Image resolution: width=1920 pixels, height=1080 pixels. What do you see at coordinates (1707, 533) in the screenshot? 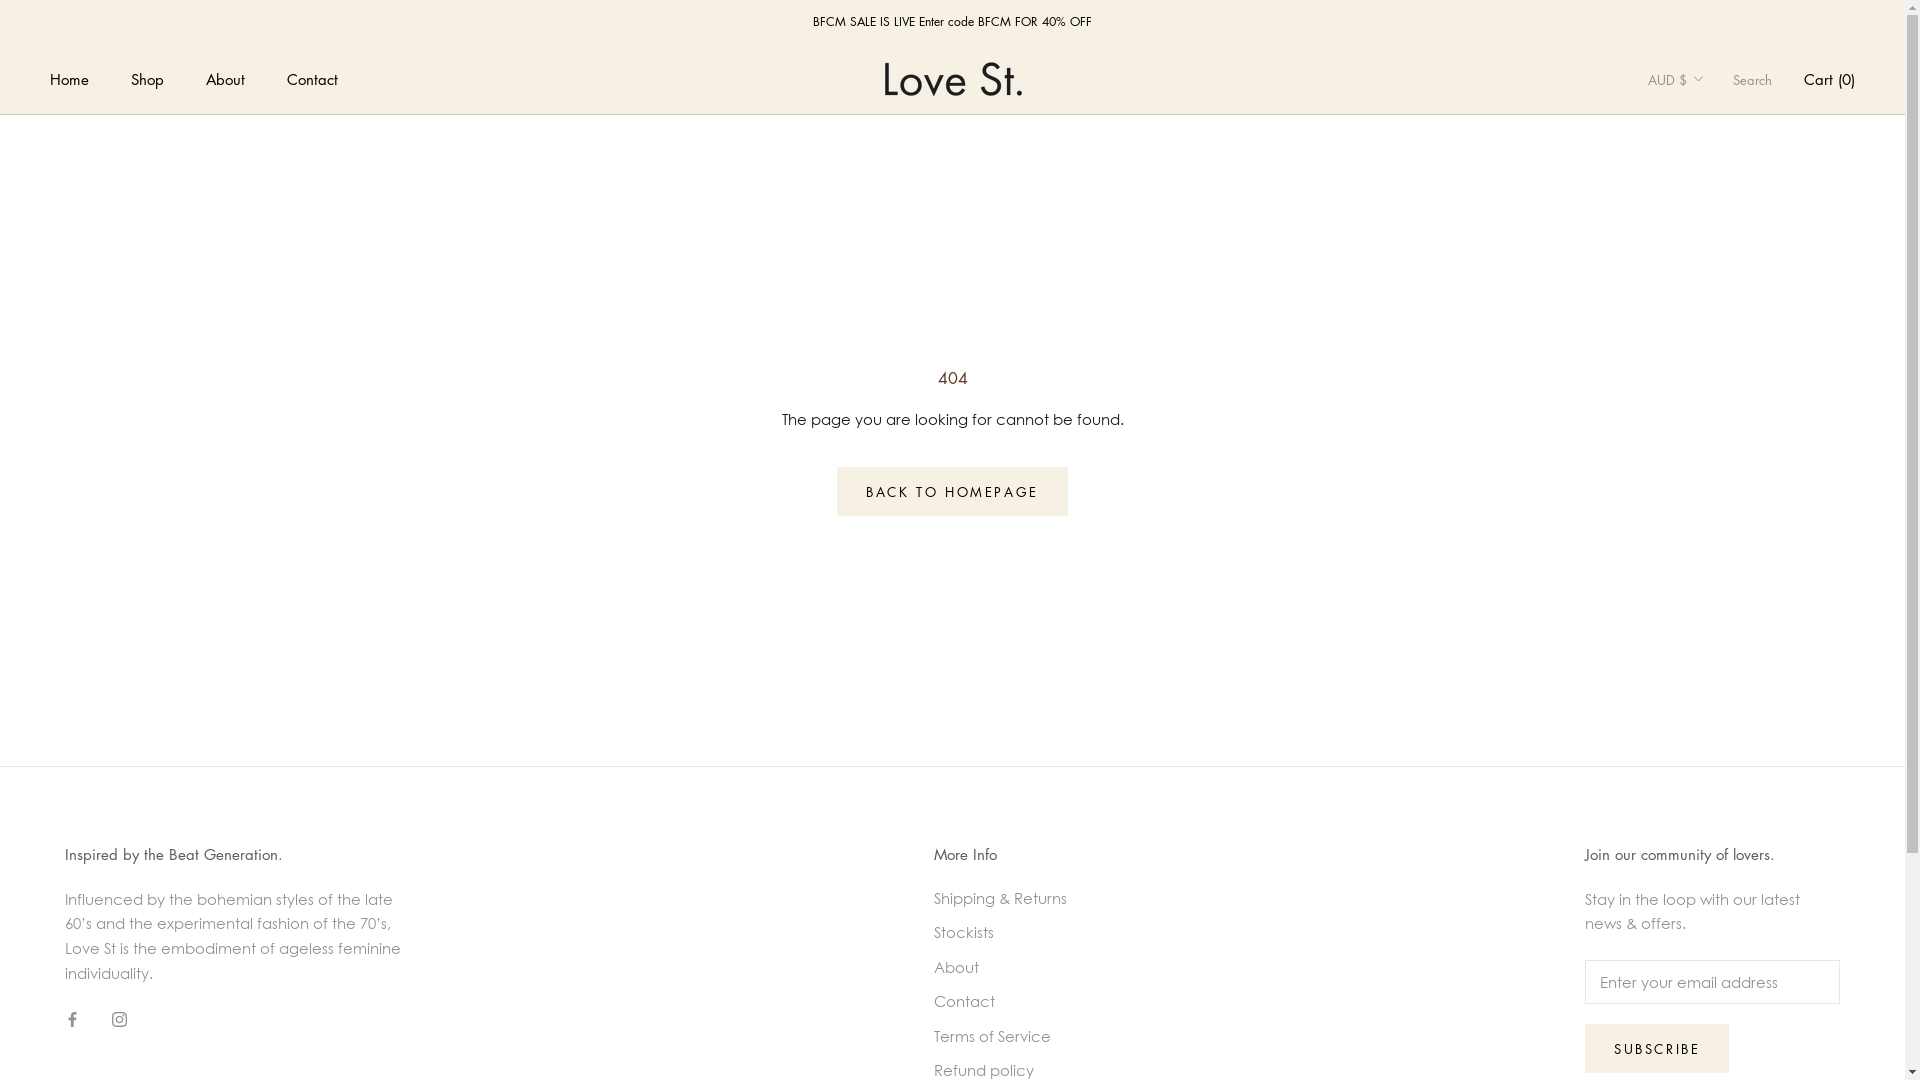
I see `'BND'` at bounding box center [1707, 533].